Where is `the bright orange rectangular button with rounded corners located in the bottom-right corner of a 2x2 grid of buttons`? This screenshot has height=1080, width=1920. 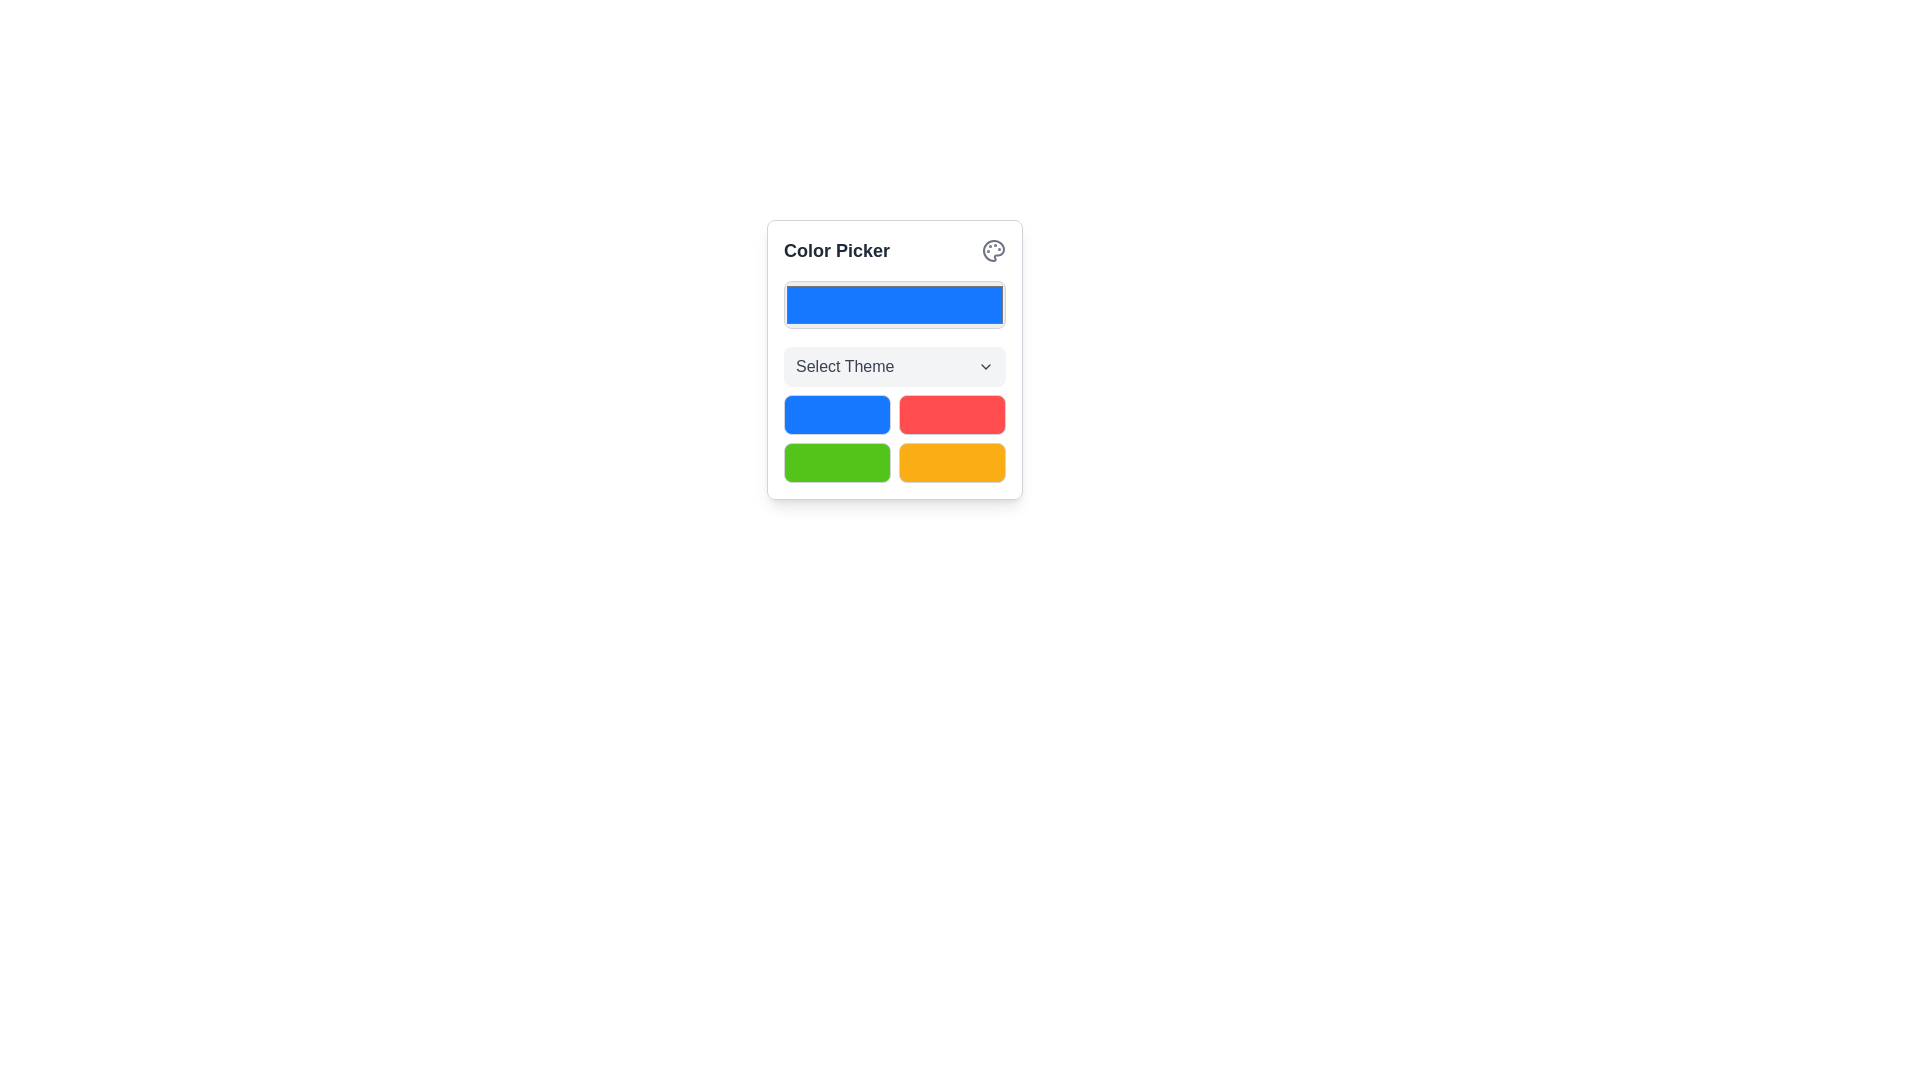
the bright orange rectangular button with rounded corners located in the bottom-right corner of a 2x2 grid of buttons is located at coordinates (951, 462).